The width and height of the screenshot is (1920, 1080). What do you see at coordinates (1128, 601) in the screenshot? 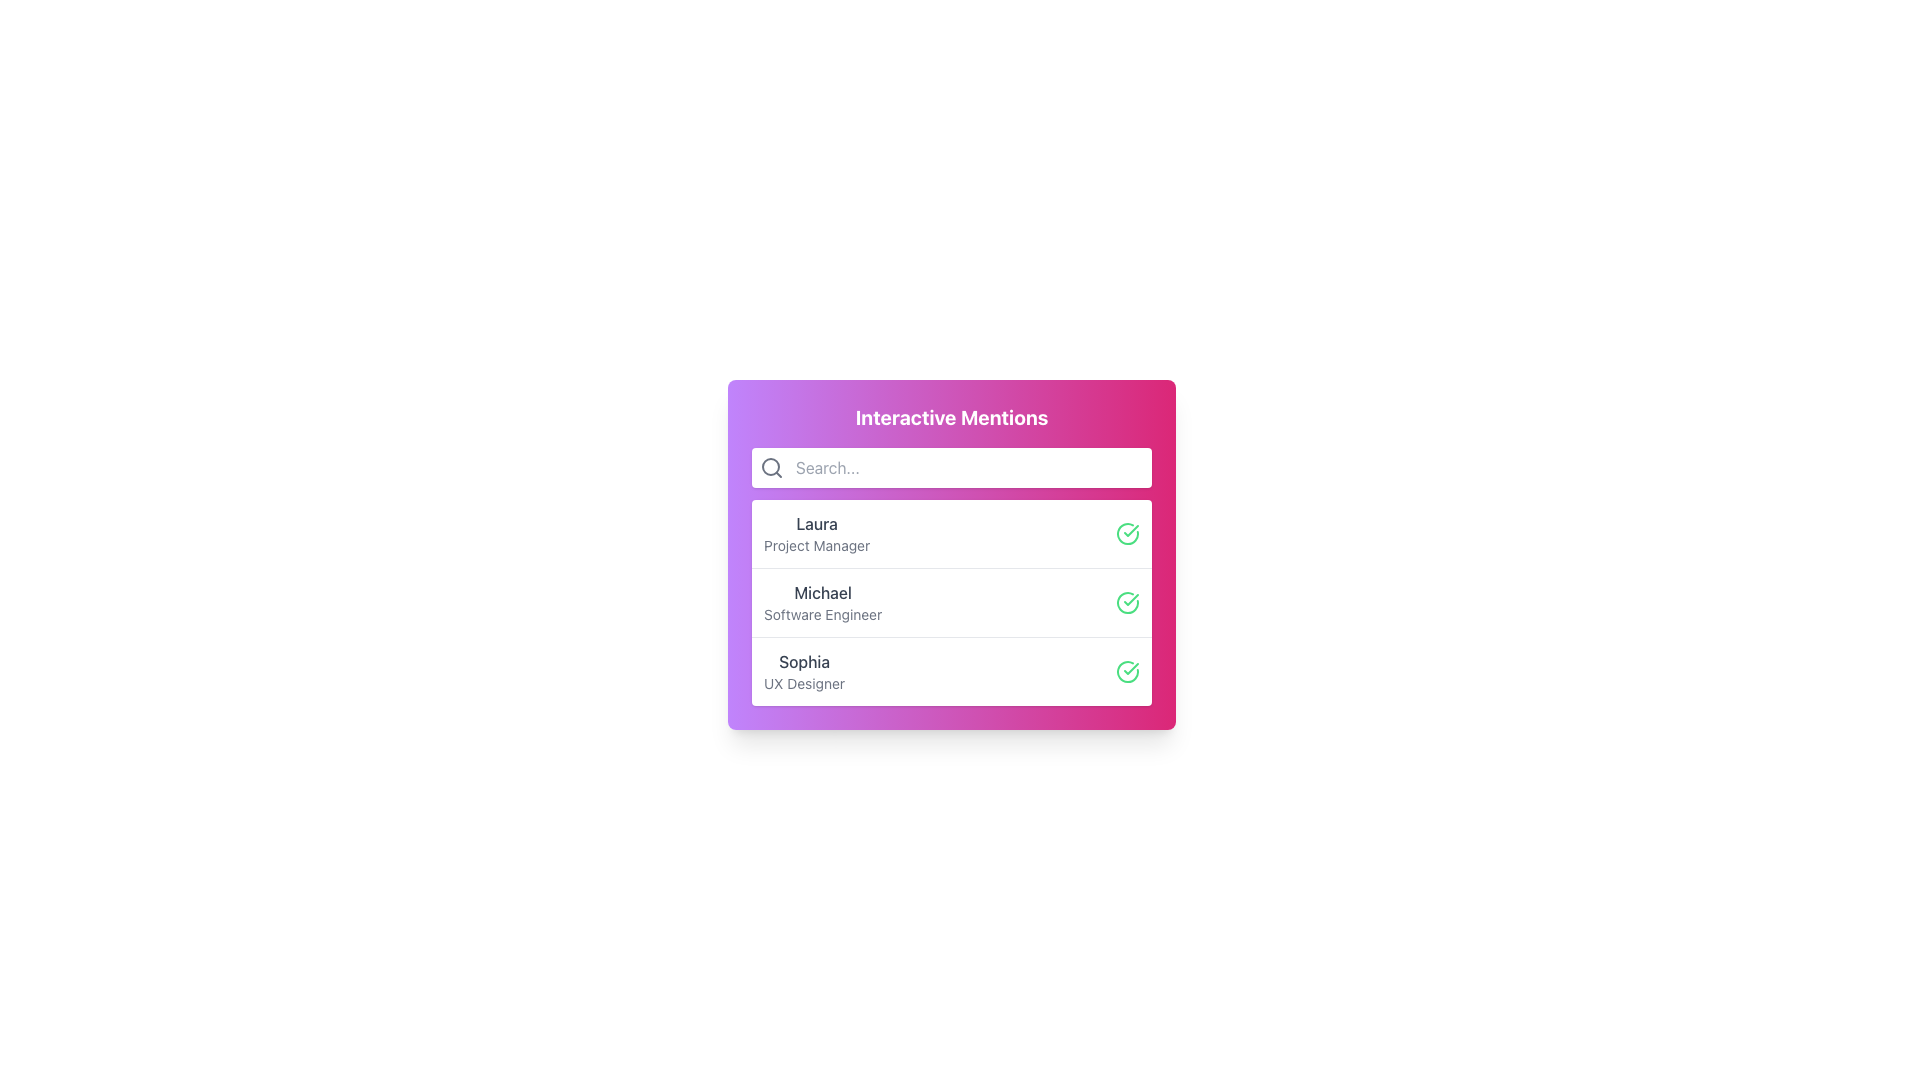
I see `the status indicator icon for the second entry associated with 'Michael', the 'Software Engineer', to confirm selection` at bounding box center [1128, 601].